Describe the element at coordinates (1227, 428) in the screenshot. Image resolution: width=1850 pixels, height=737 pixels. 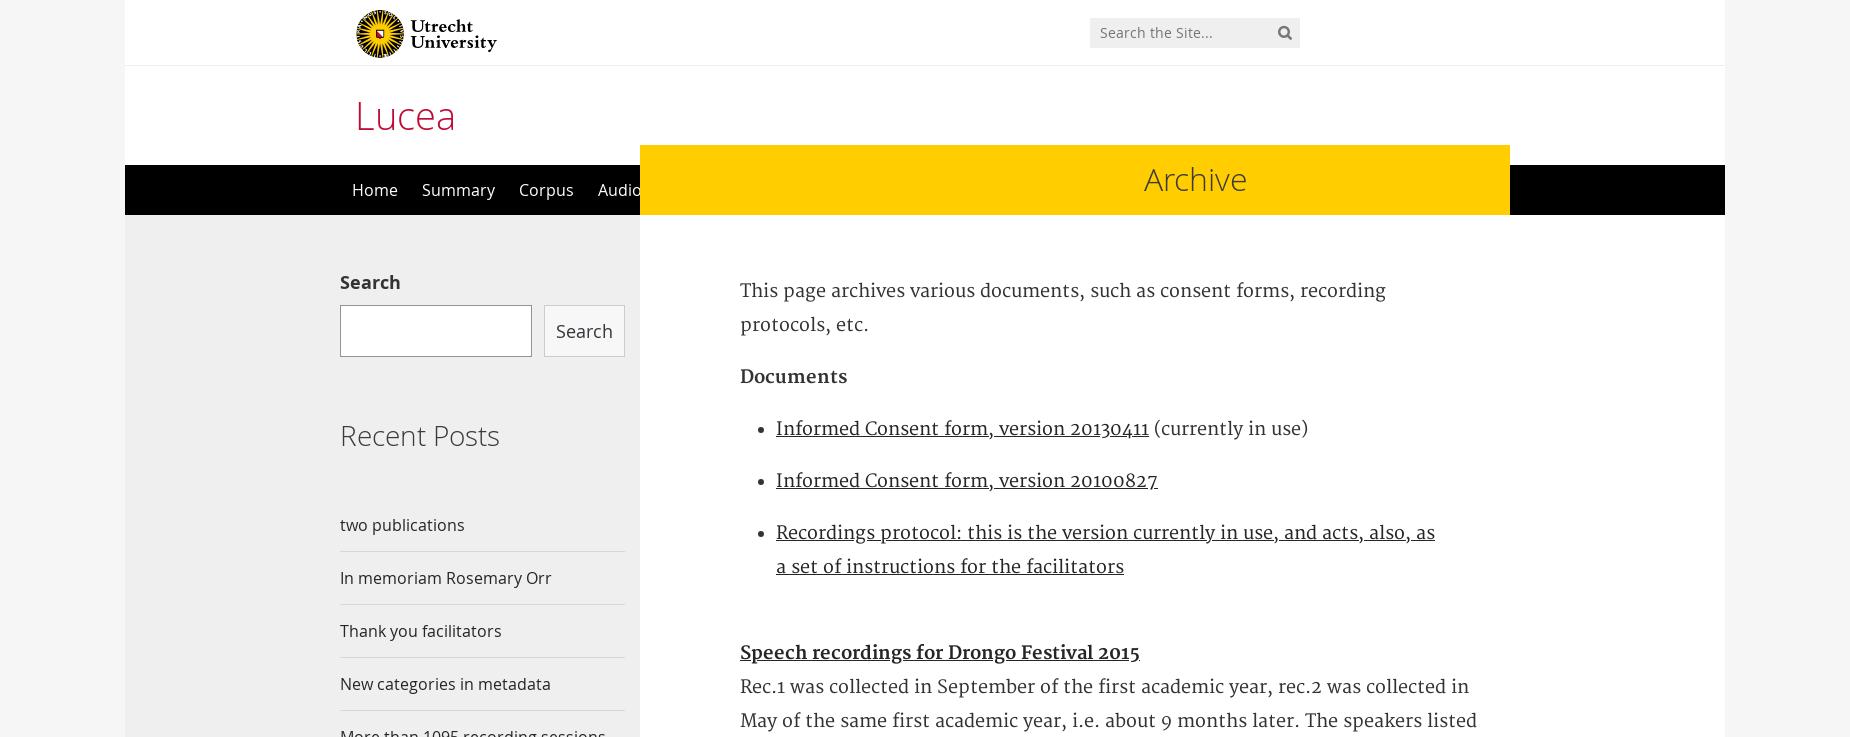
I see `'(currently in use)'` at that location.